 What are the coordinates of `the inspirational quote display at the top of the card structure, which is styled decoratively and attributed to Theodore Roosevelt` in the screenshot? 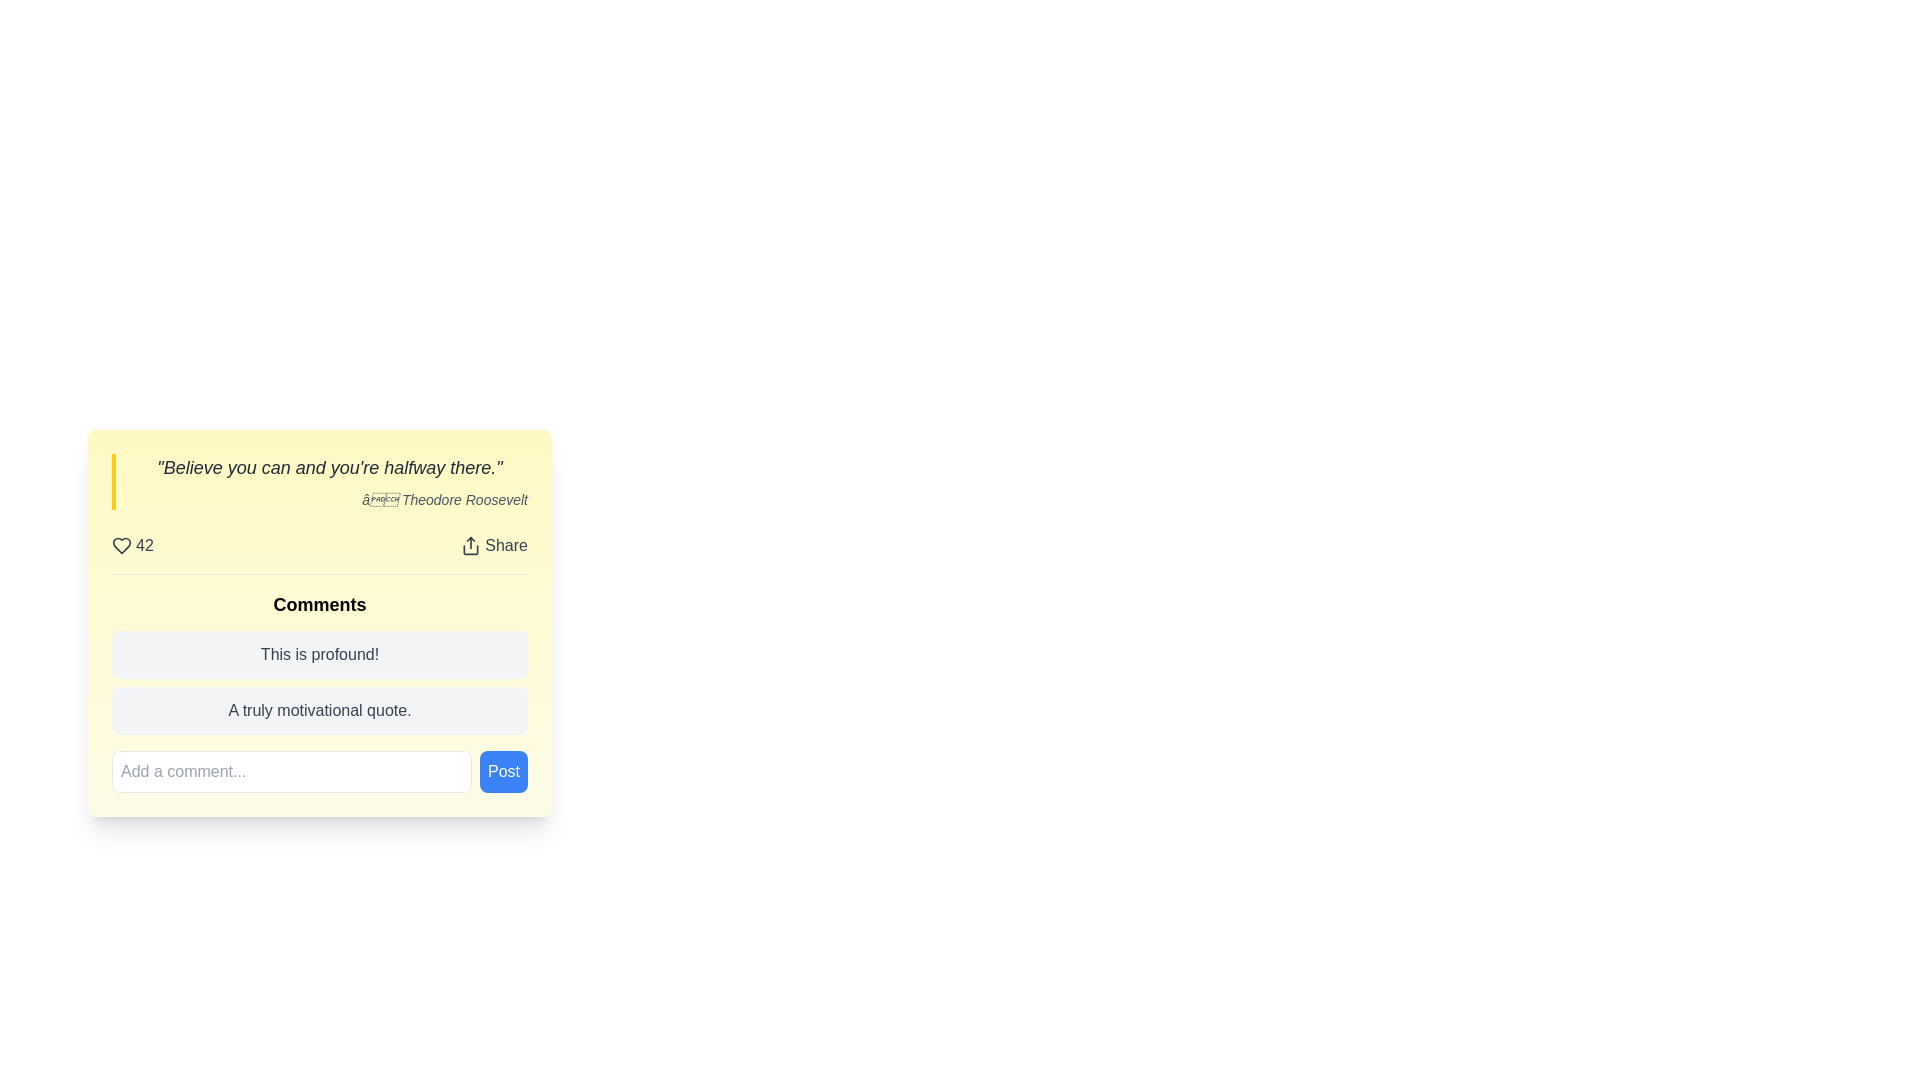 It's located at (320, 482).